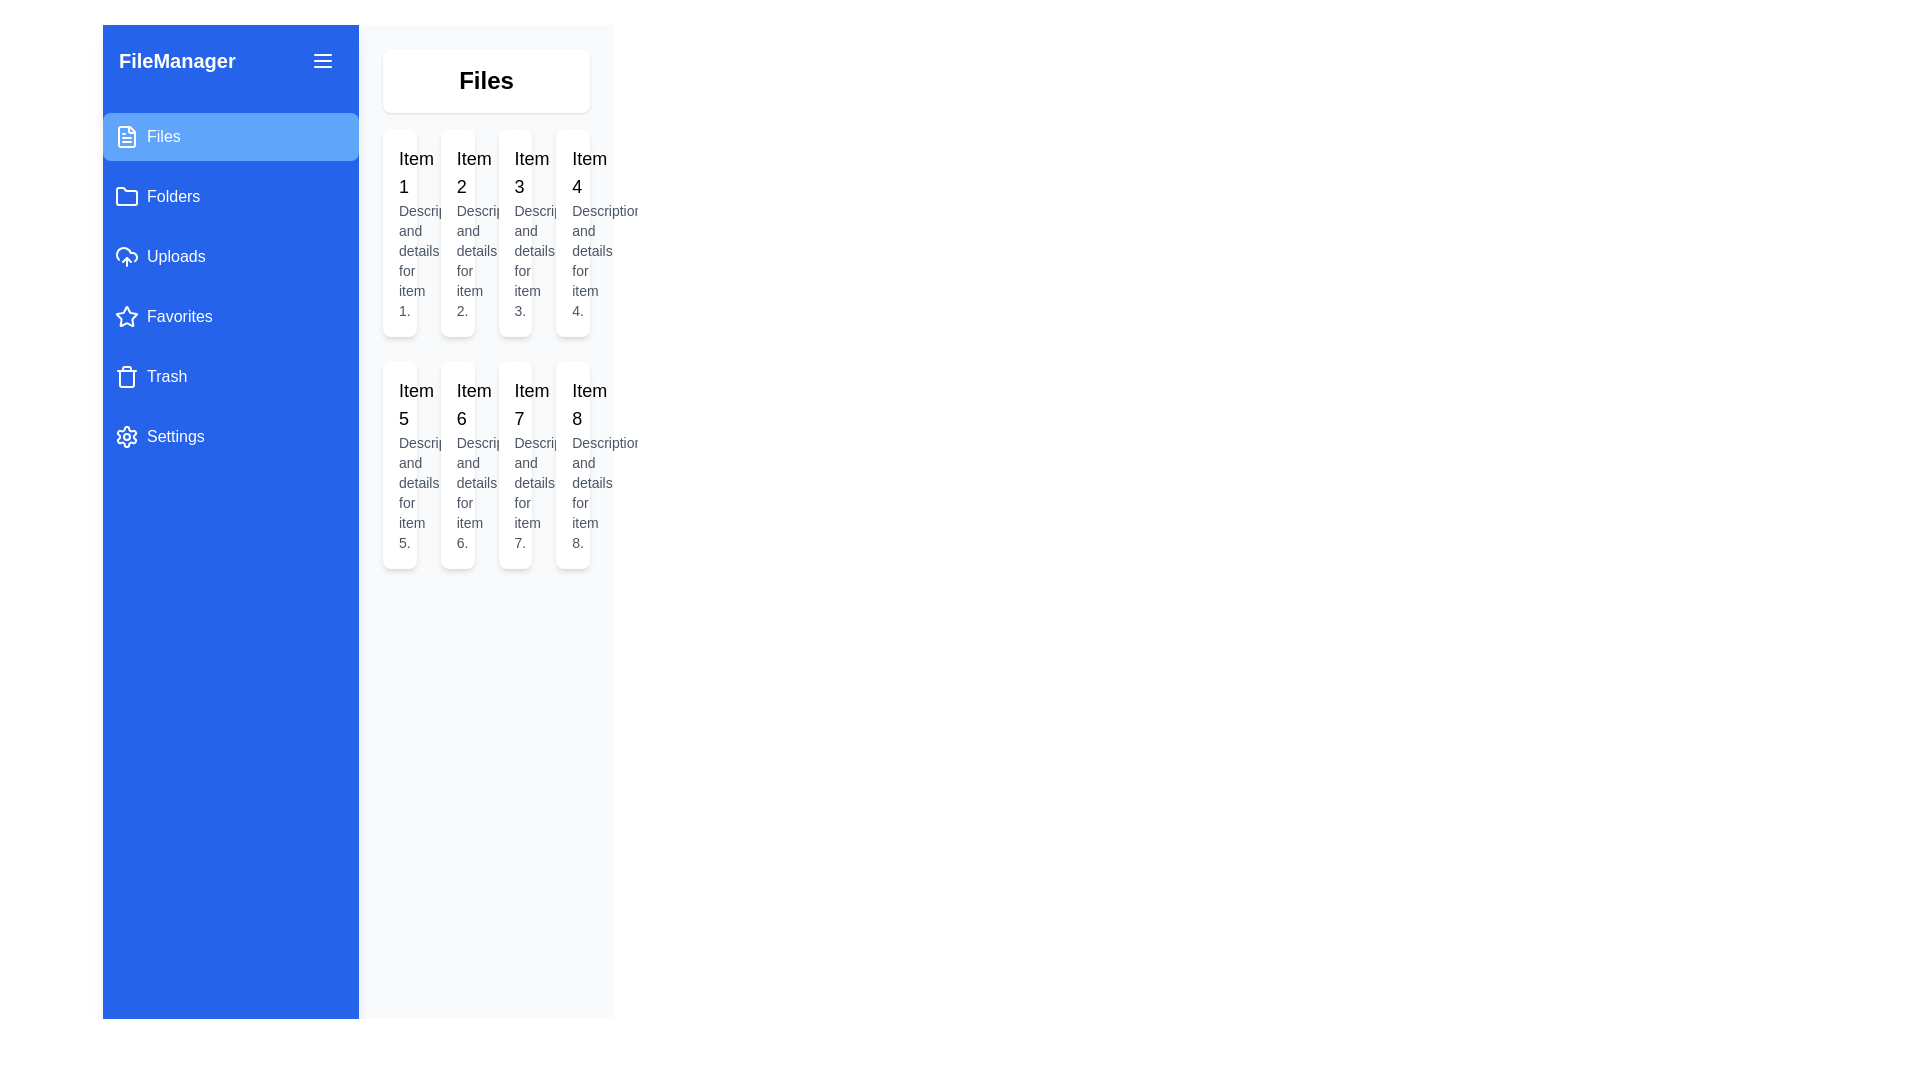 This screenshot has width=1920, height=1080. Describe the element at coordinates (515, 231) in the screenshot. I see `text from the Card element displaying 'Item 3' and its description 'Description and details for item 3' located in the first row of the grid layout` at that location.